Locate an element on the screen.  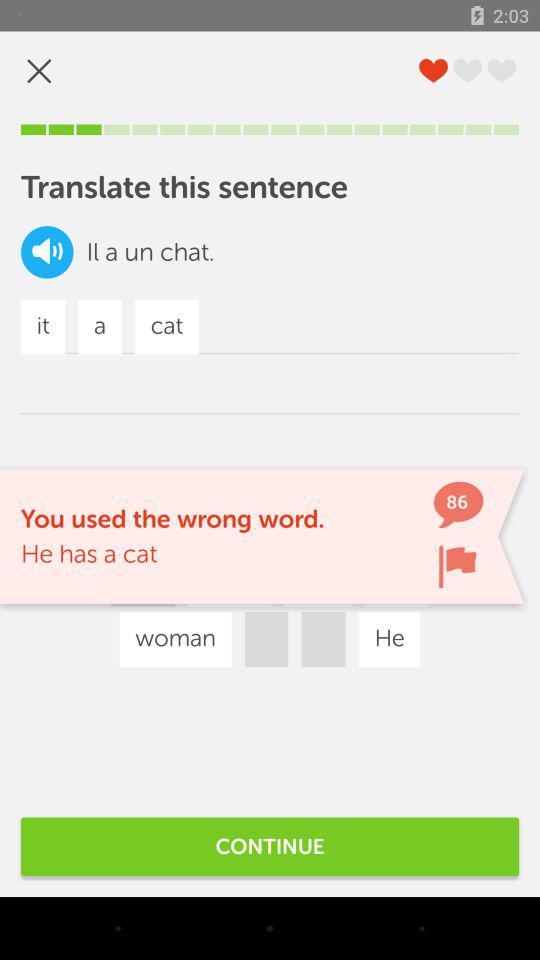
the close icon is located at coordinates (39, 71).